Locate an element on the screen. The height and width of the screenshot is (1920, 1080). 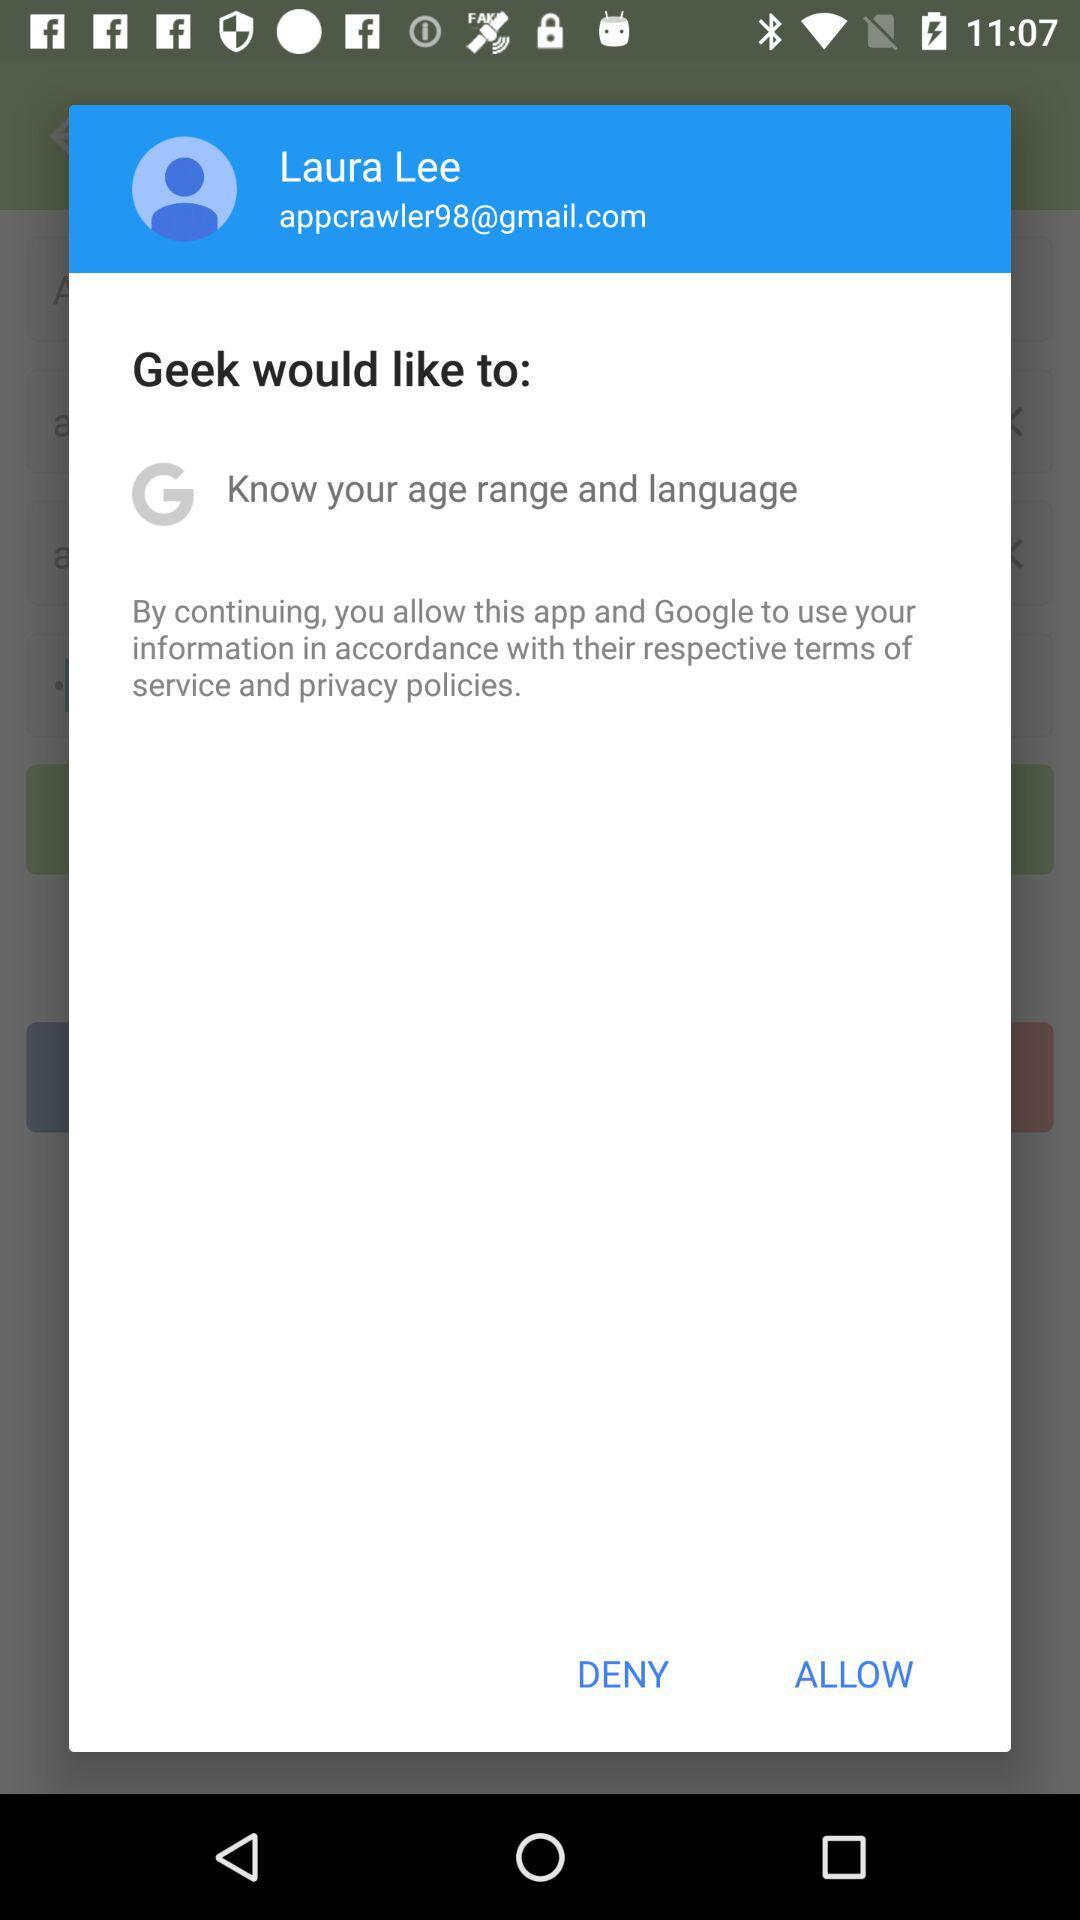
deny button is located at coordinates (621, 1673).